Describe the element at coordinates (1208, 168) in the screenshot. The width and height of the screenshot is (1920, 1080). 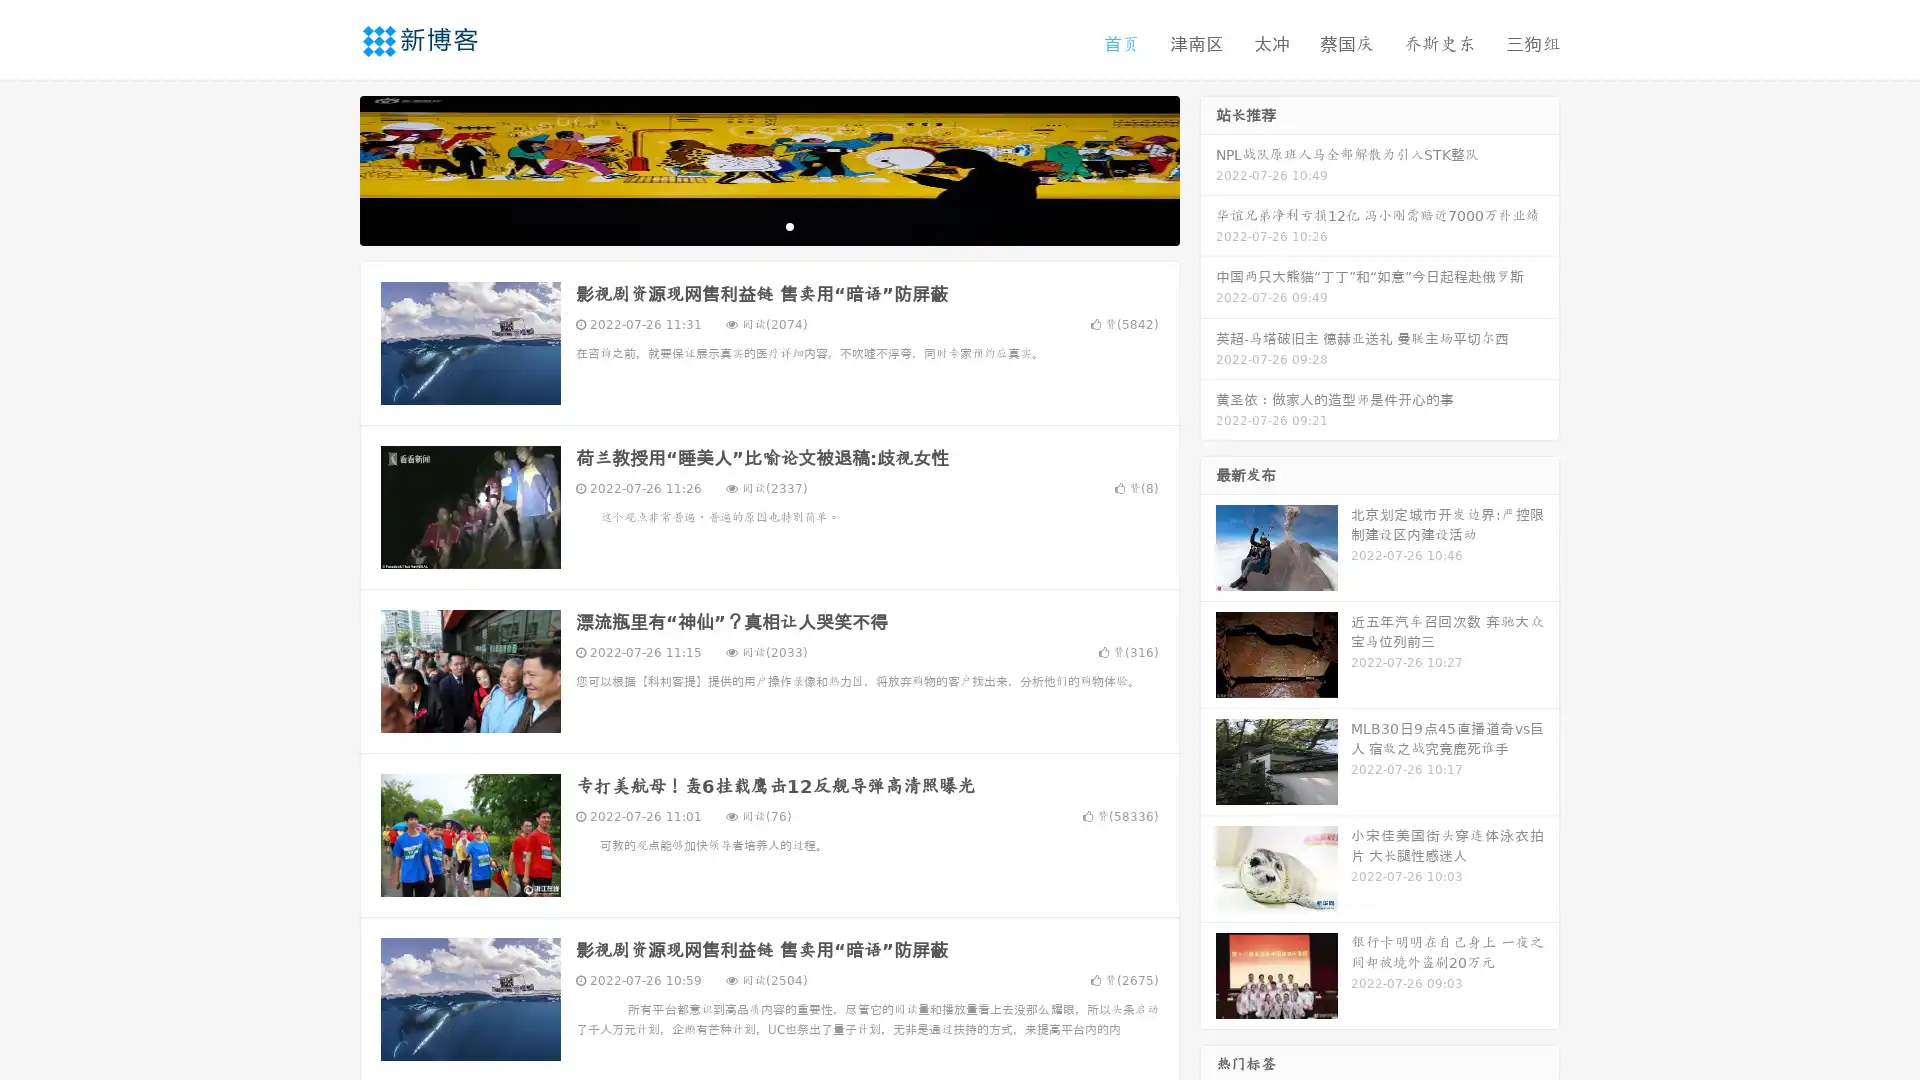
I see `Next slide` at that location.